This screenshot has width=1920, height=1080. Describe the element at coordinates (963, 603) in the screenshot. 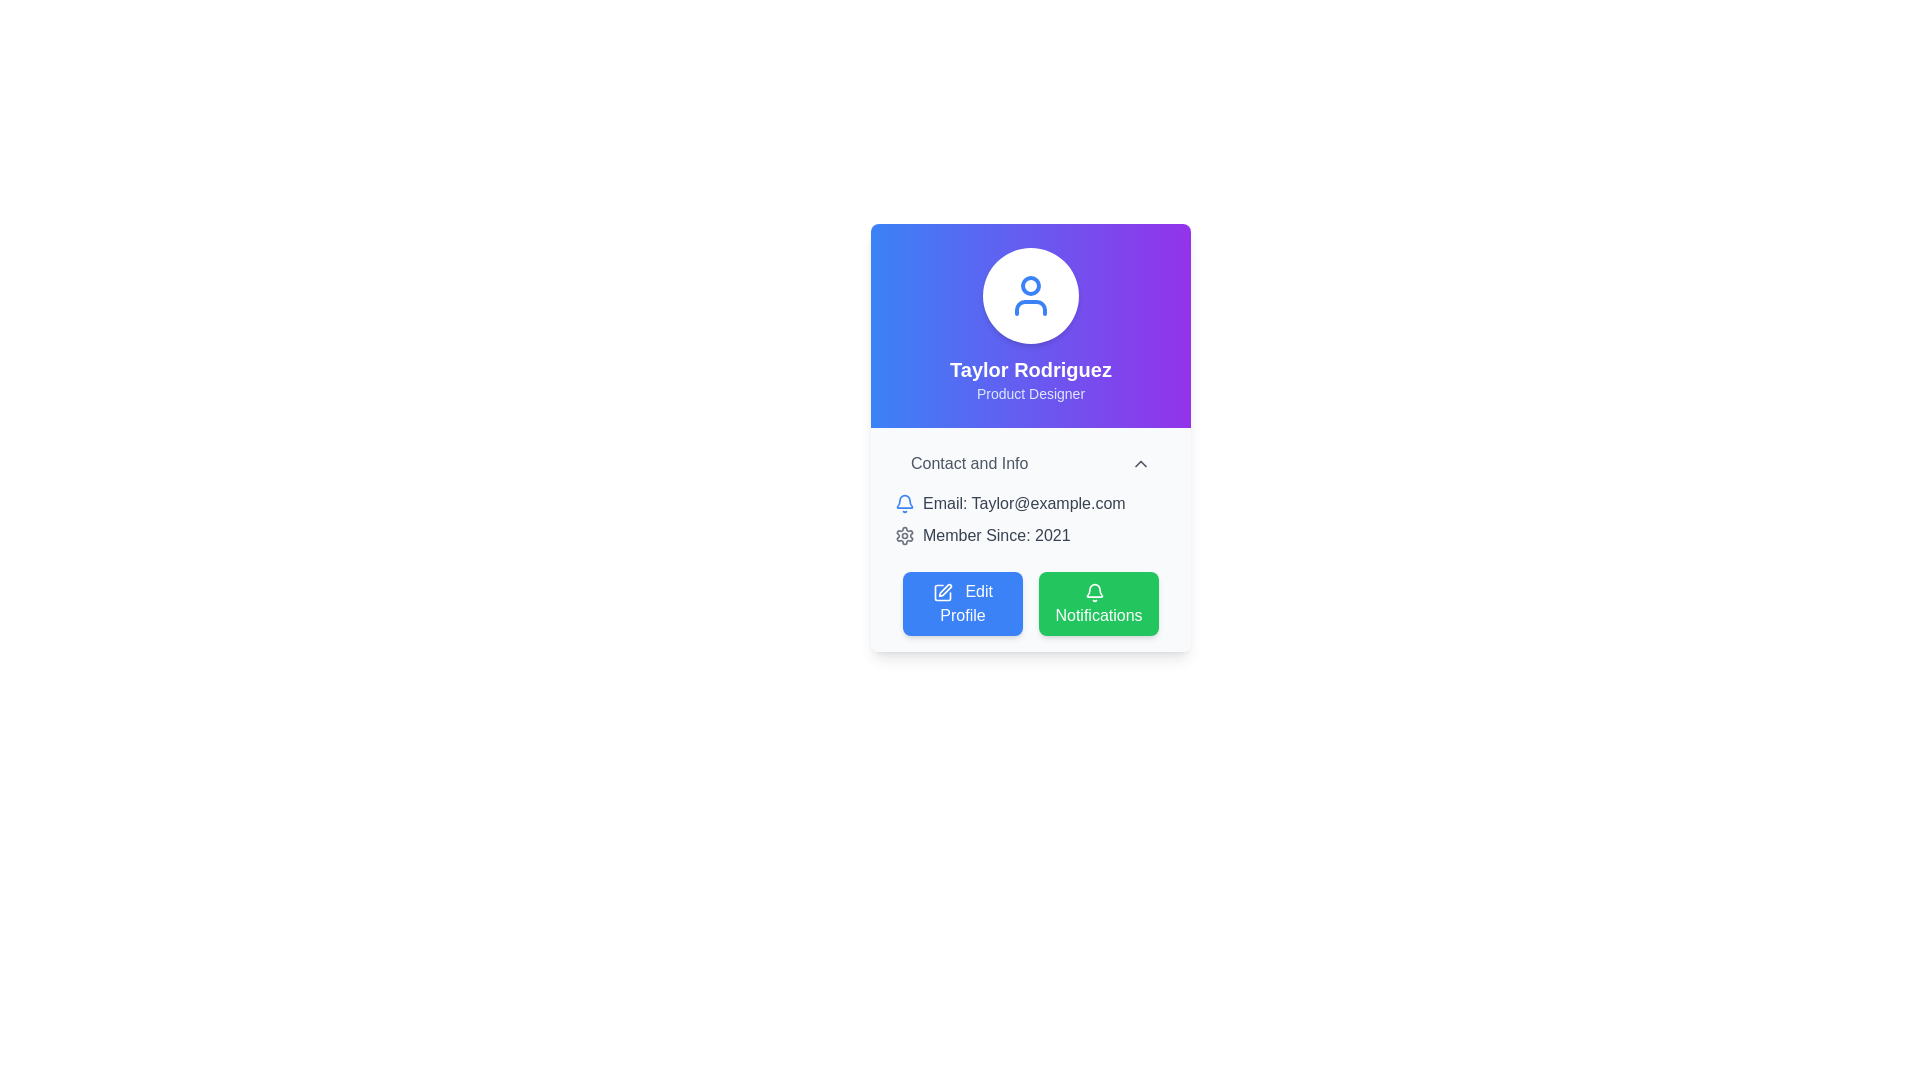

I see `the first button in the bottom row of the card interface` at that location.